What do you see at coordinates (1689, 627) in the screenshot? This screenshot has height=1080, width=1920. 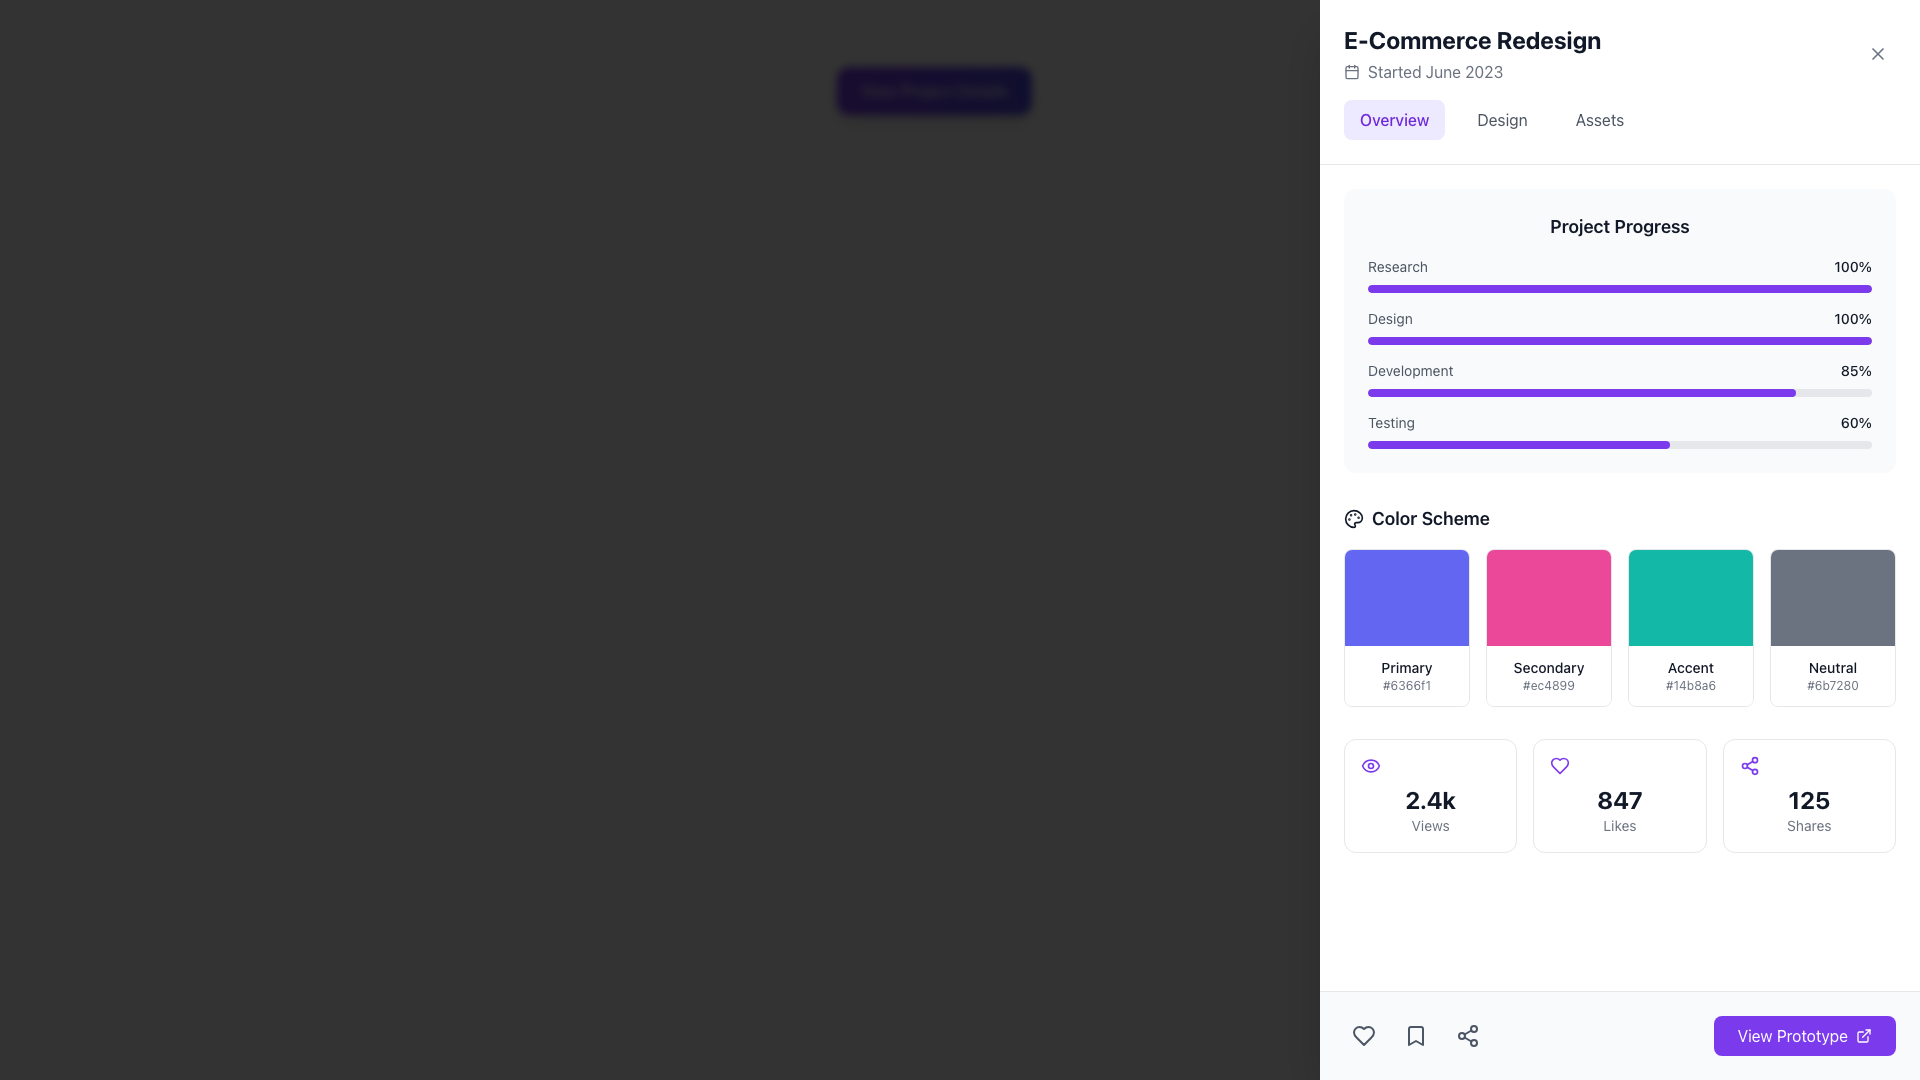 I see `the third color selection card in the 'Color Scheme' section, which visually represents a specific color and its associated code` at bounding box center [1689, 627].